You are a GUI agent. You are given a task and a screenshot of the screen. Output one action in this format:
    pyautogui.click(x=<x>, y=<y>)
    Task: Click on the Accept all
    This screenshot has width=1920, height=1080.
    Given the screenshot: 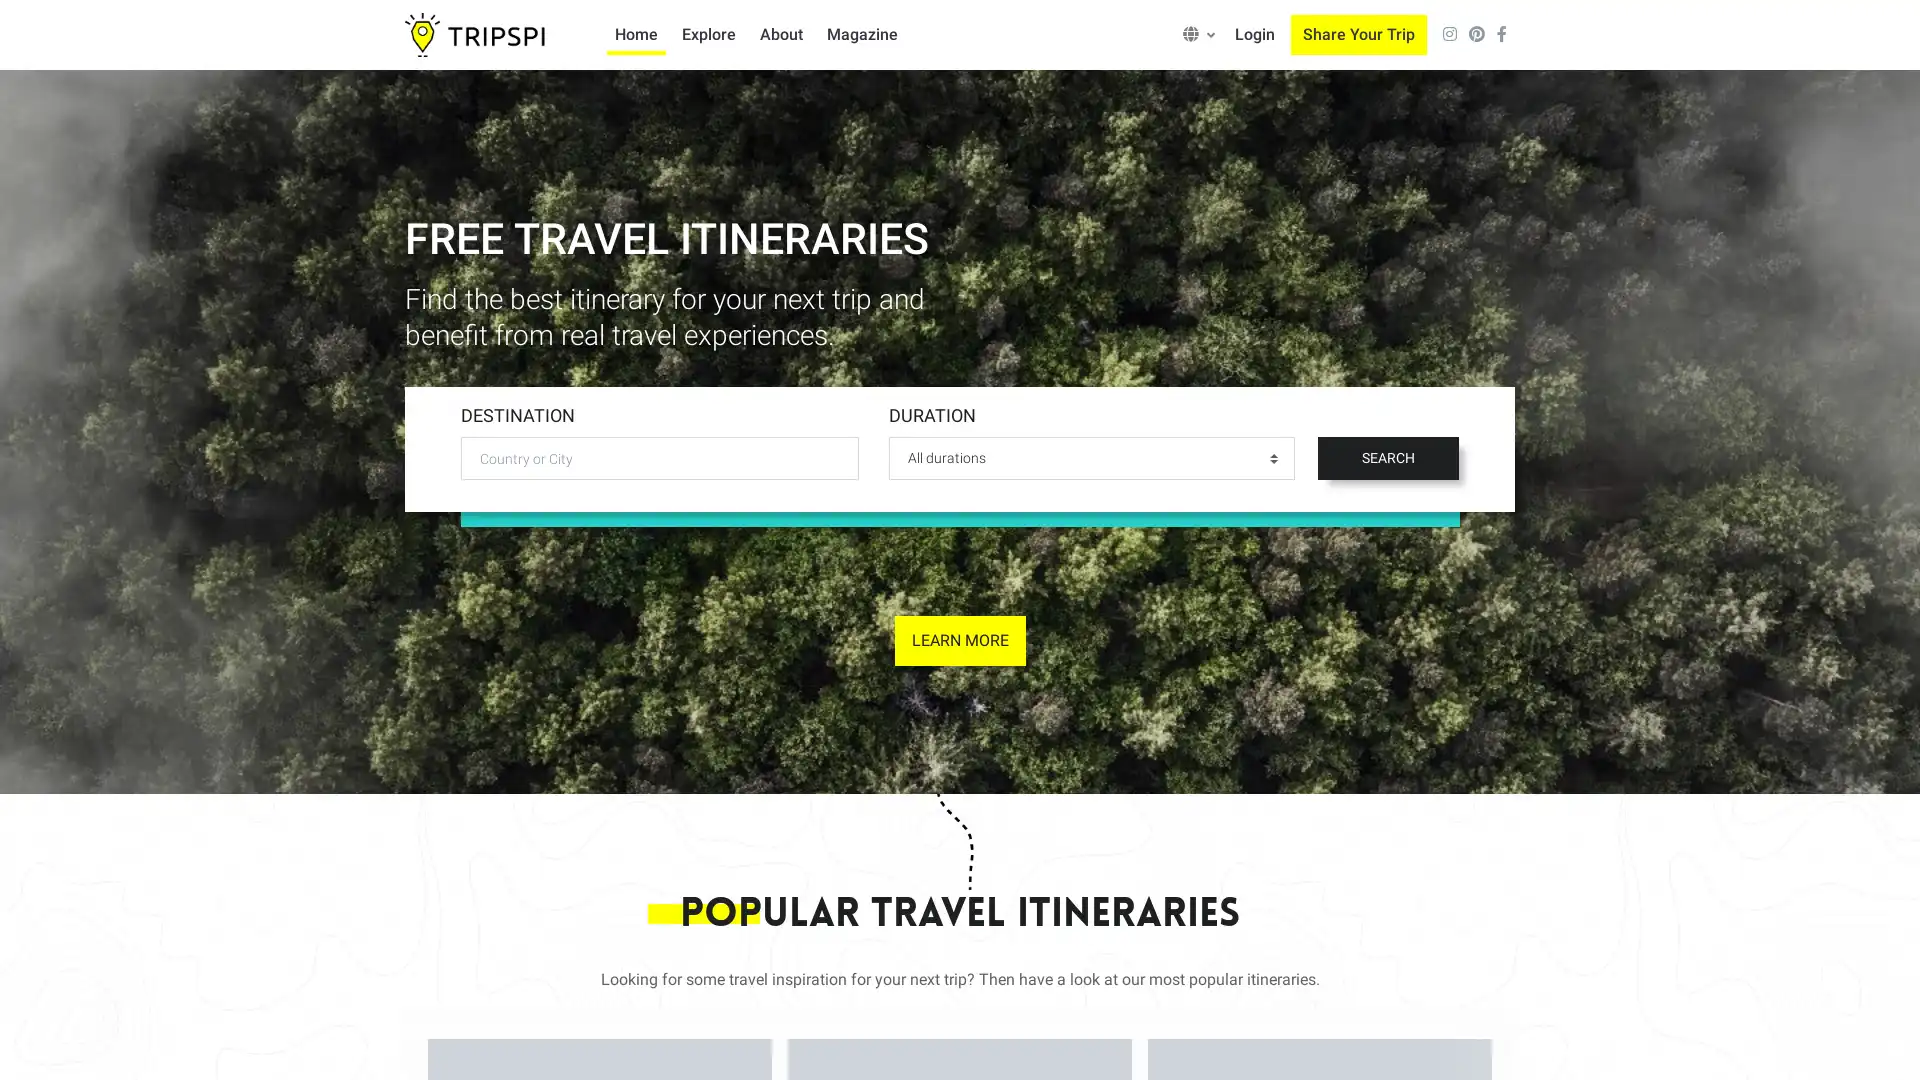 What is the action you would take?
    pyautogui.click(x=476, y=986)
    